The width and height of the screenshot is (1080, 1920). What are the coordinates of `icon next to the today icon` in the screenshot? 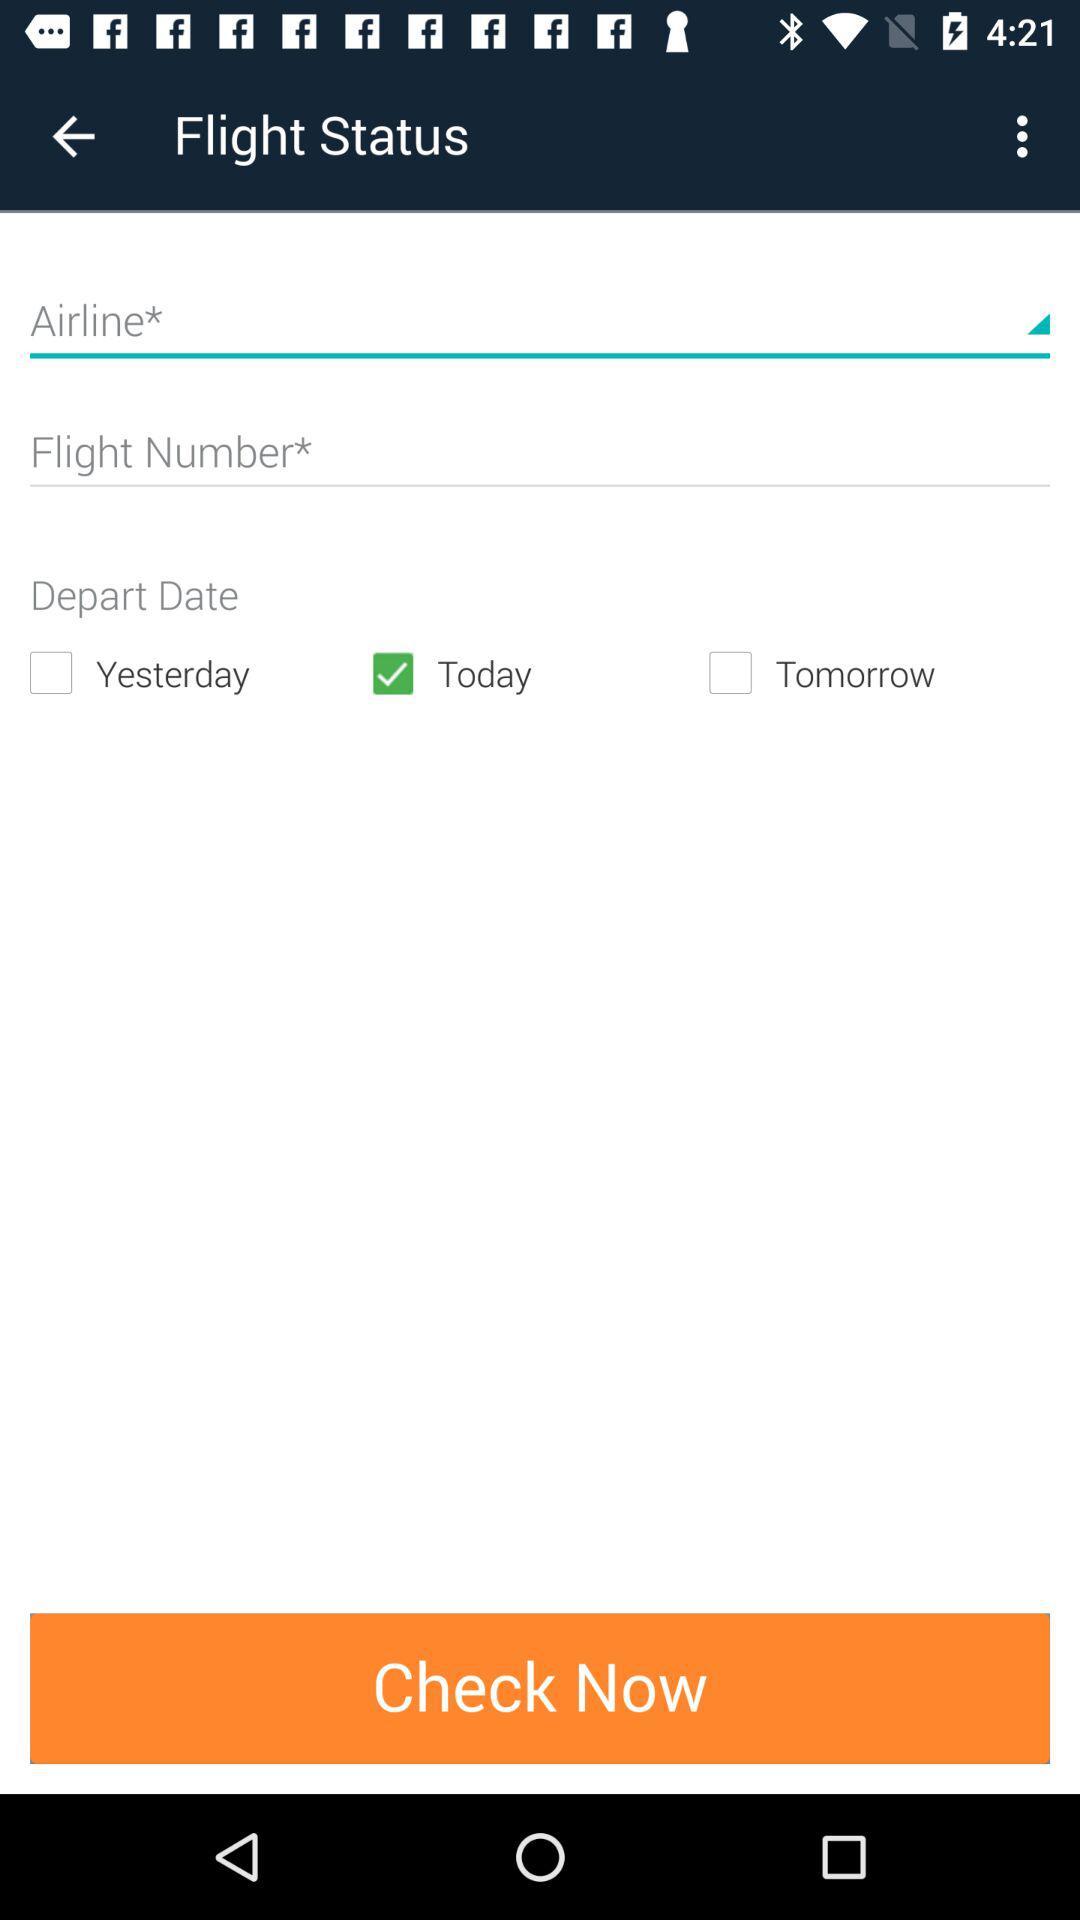 It's located at (878, 673).